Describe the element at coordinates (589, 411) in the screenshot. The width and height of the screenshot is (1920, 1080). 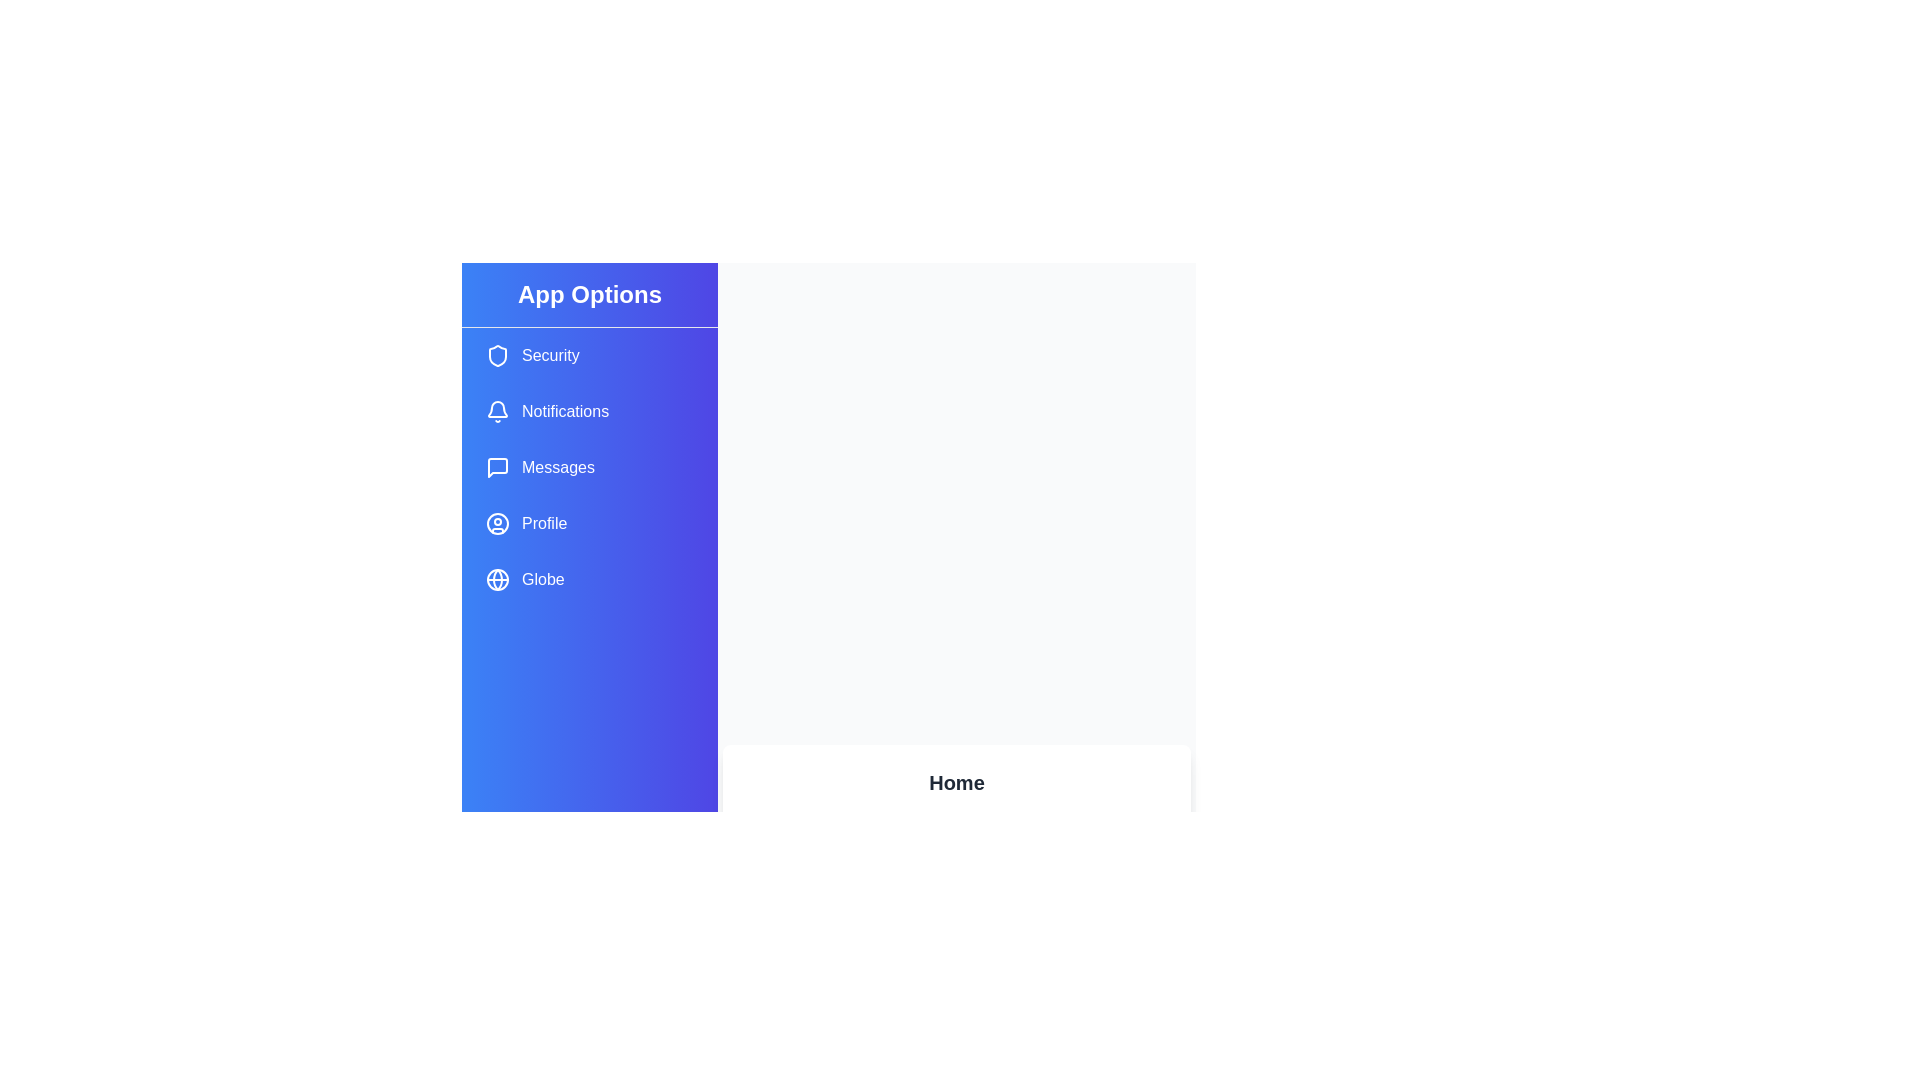
I see `the sidebar item corresponding to Notifications` at that location.